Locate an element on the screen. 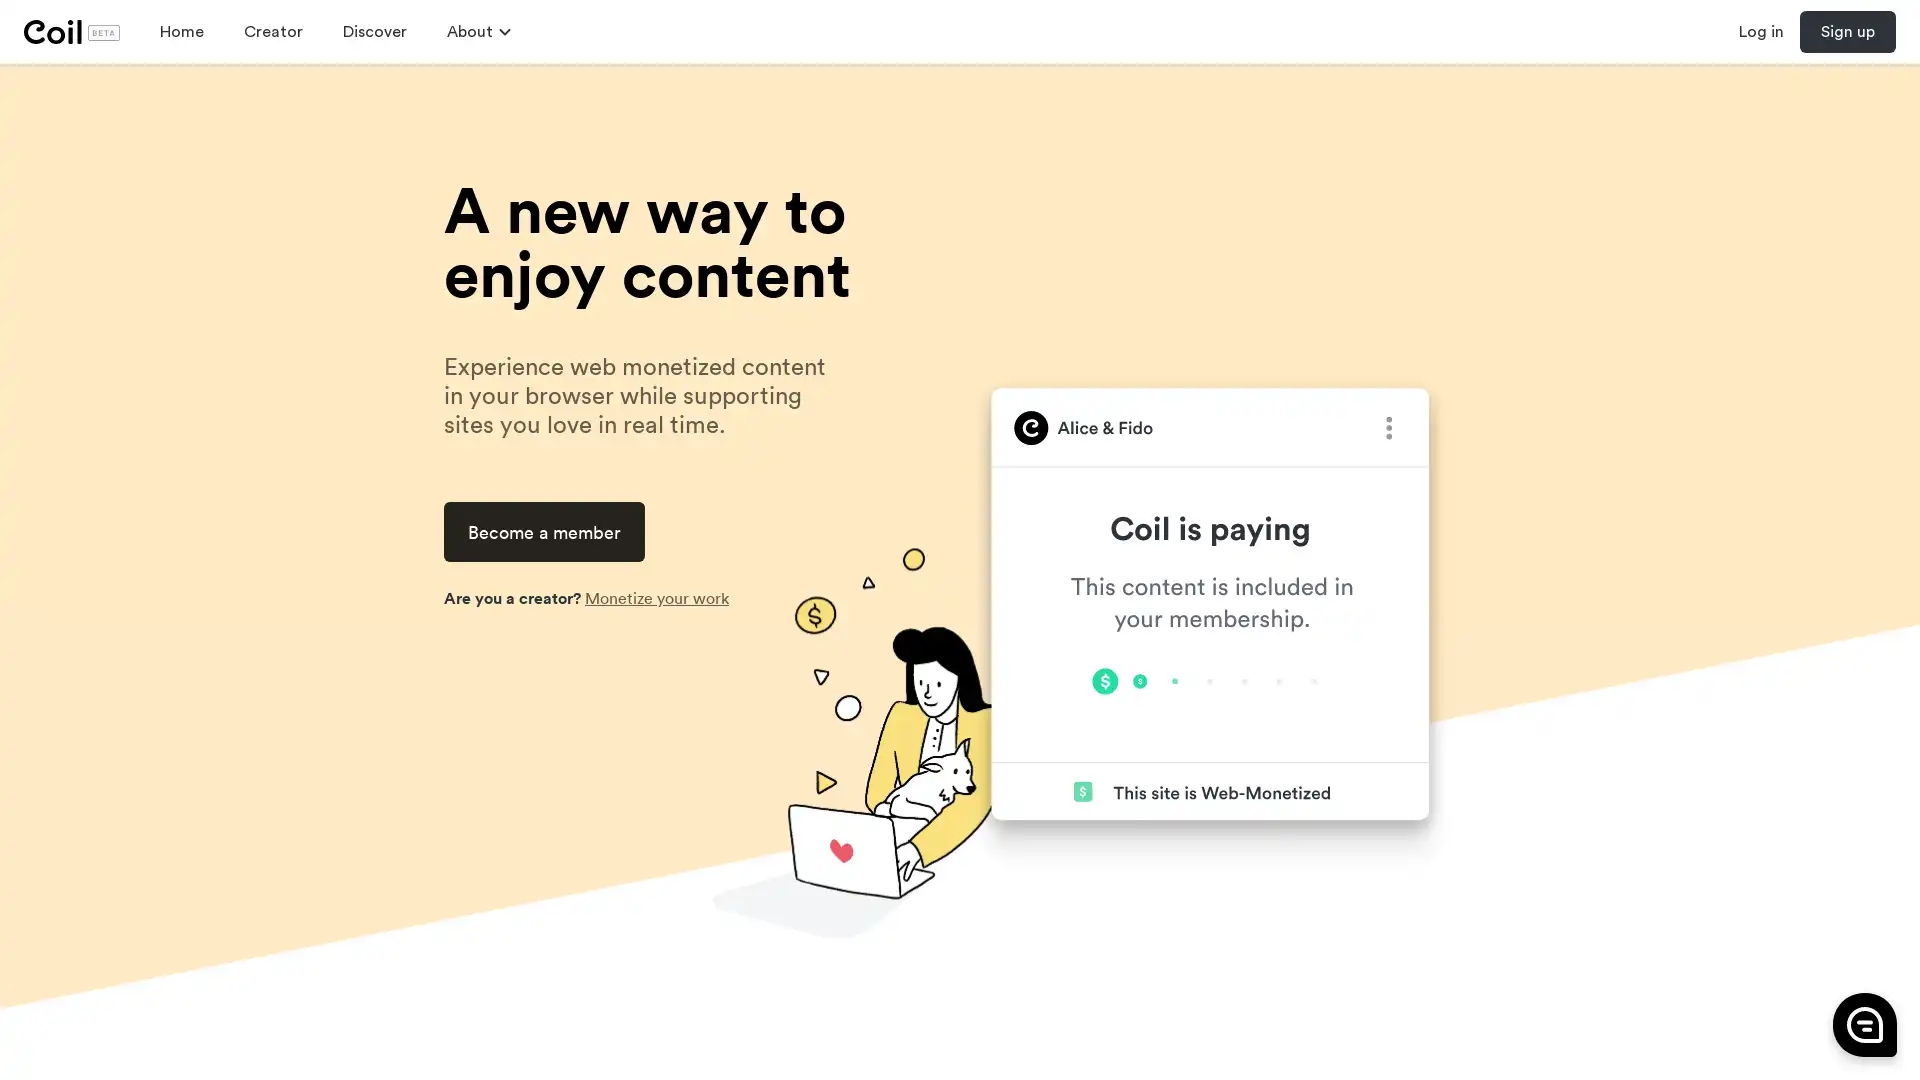 This screenshot has width=1920, height=1080. Home is located at coordinates (182, 31).